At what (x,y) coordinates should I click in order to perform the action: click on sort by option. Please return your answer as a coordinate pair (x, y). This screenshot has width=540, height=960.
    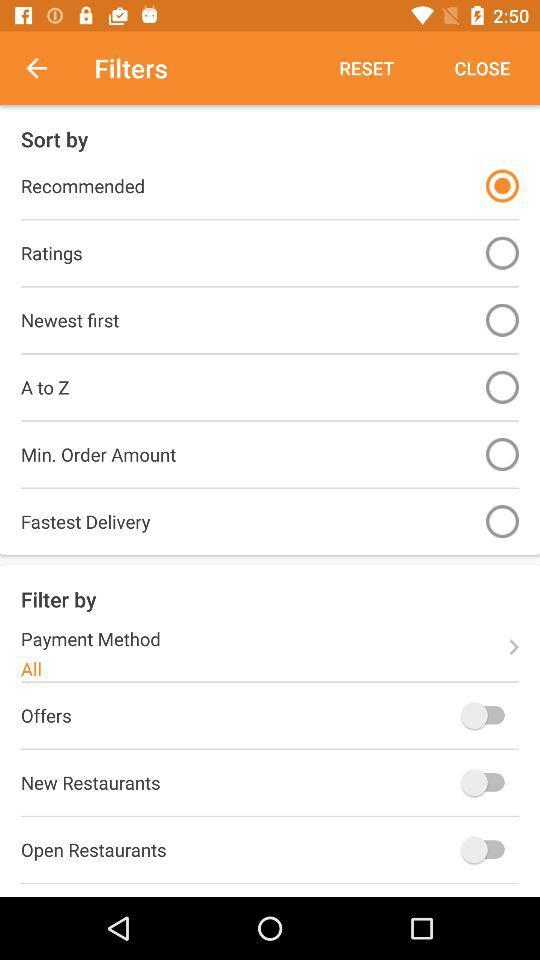
    Looking at the image, I should click on (501, 386).